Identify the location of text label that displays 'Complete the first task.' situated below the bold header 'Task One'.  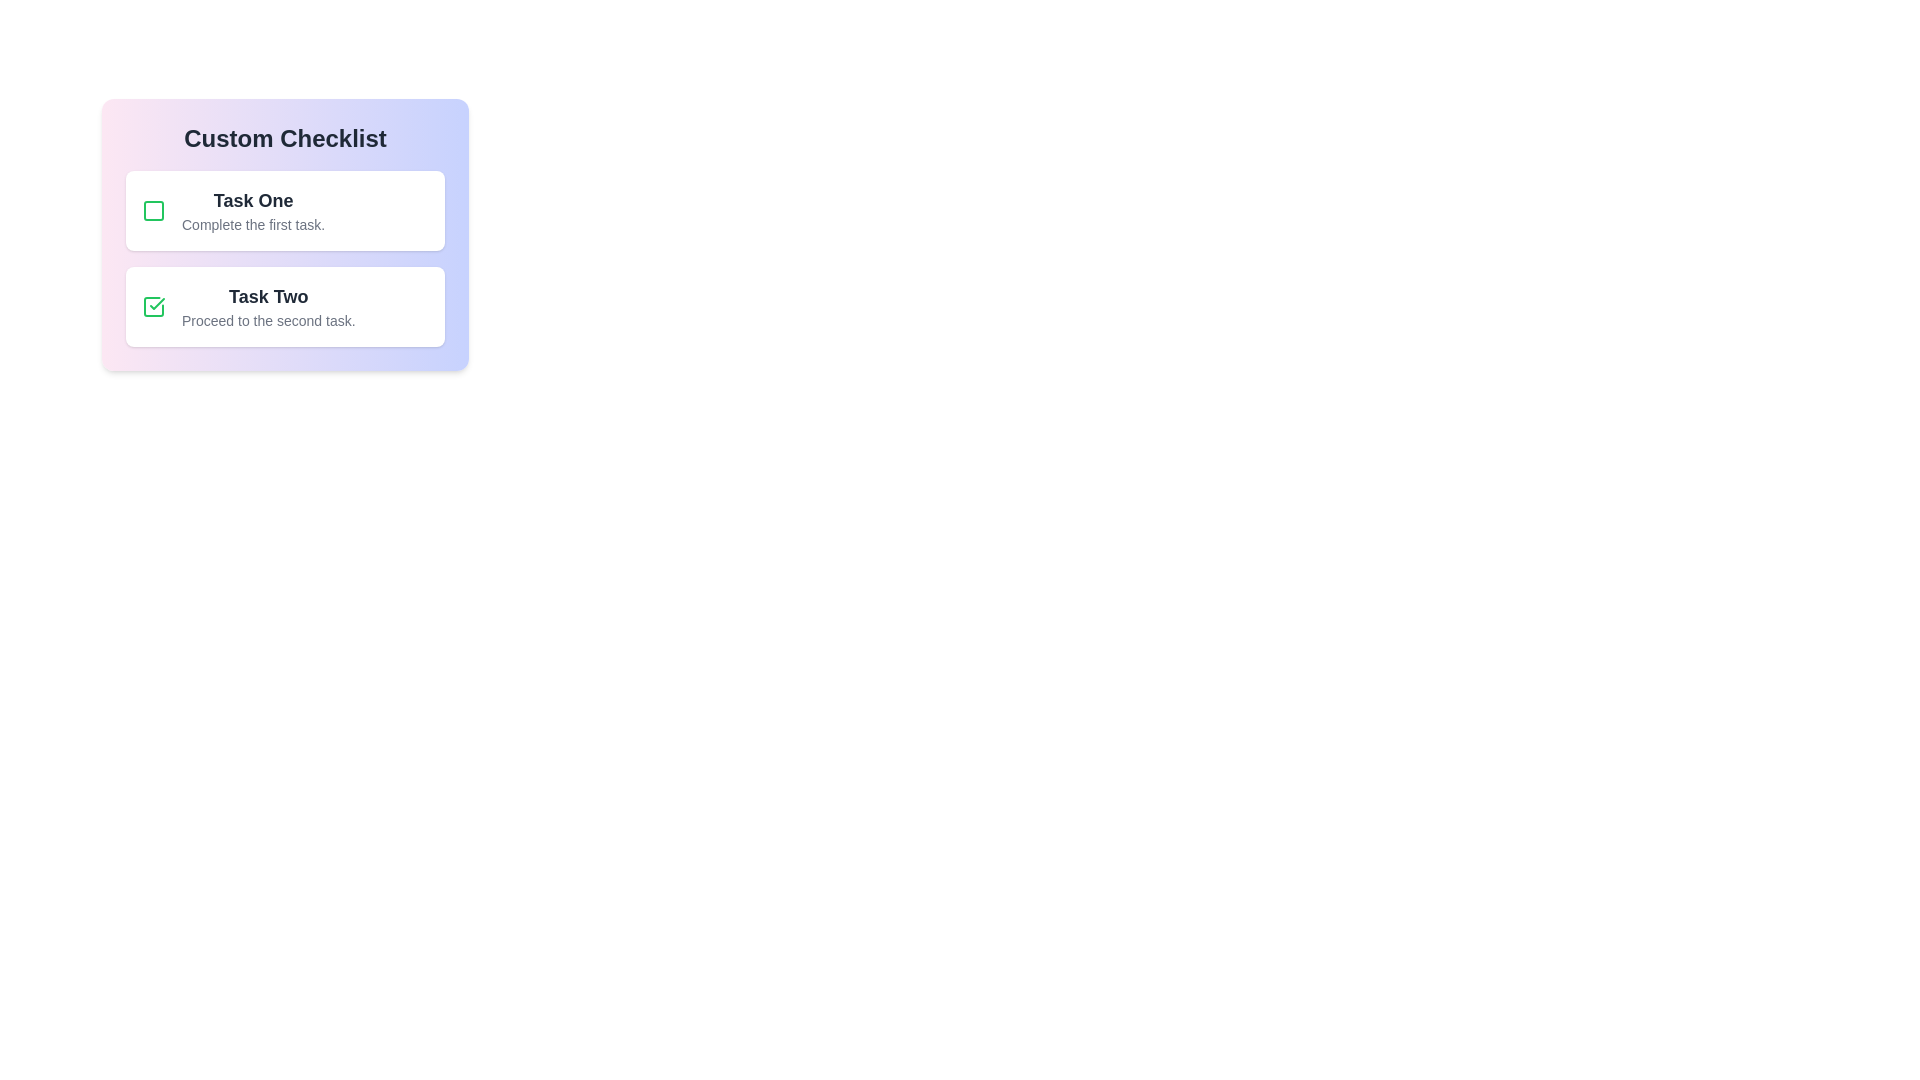
(252, 224).